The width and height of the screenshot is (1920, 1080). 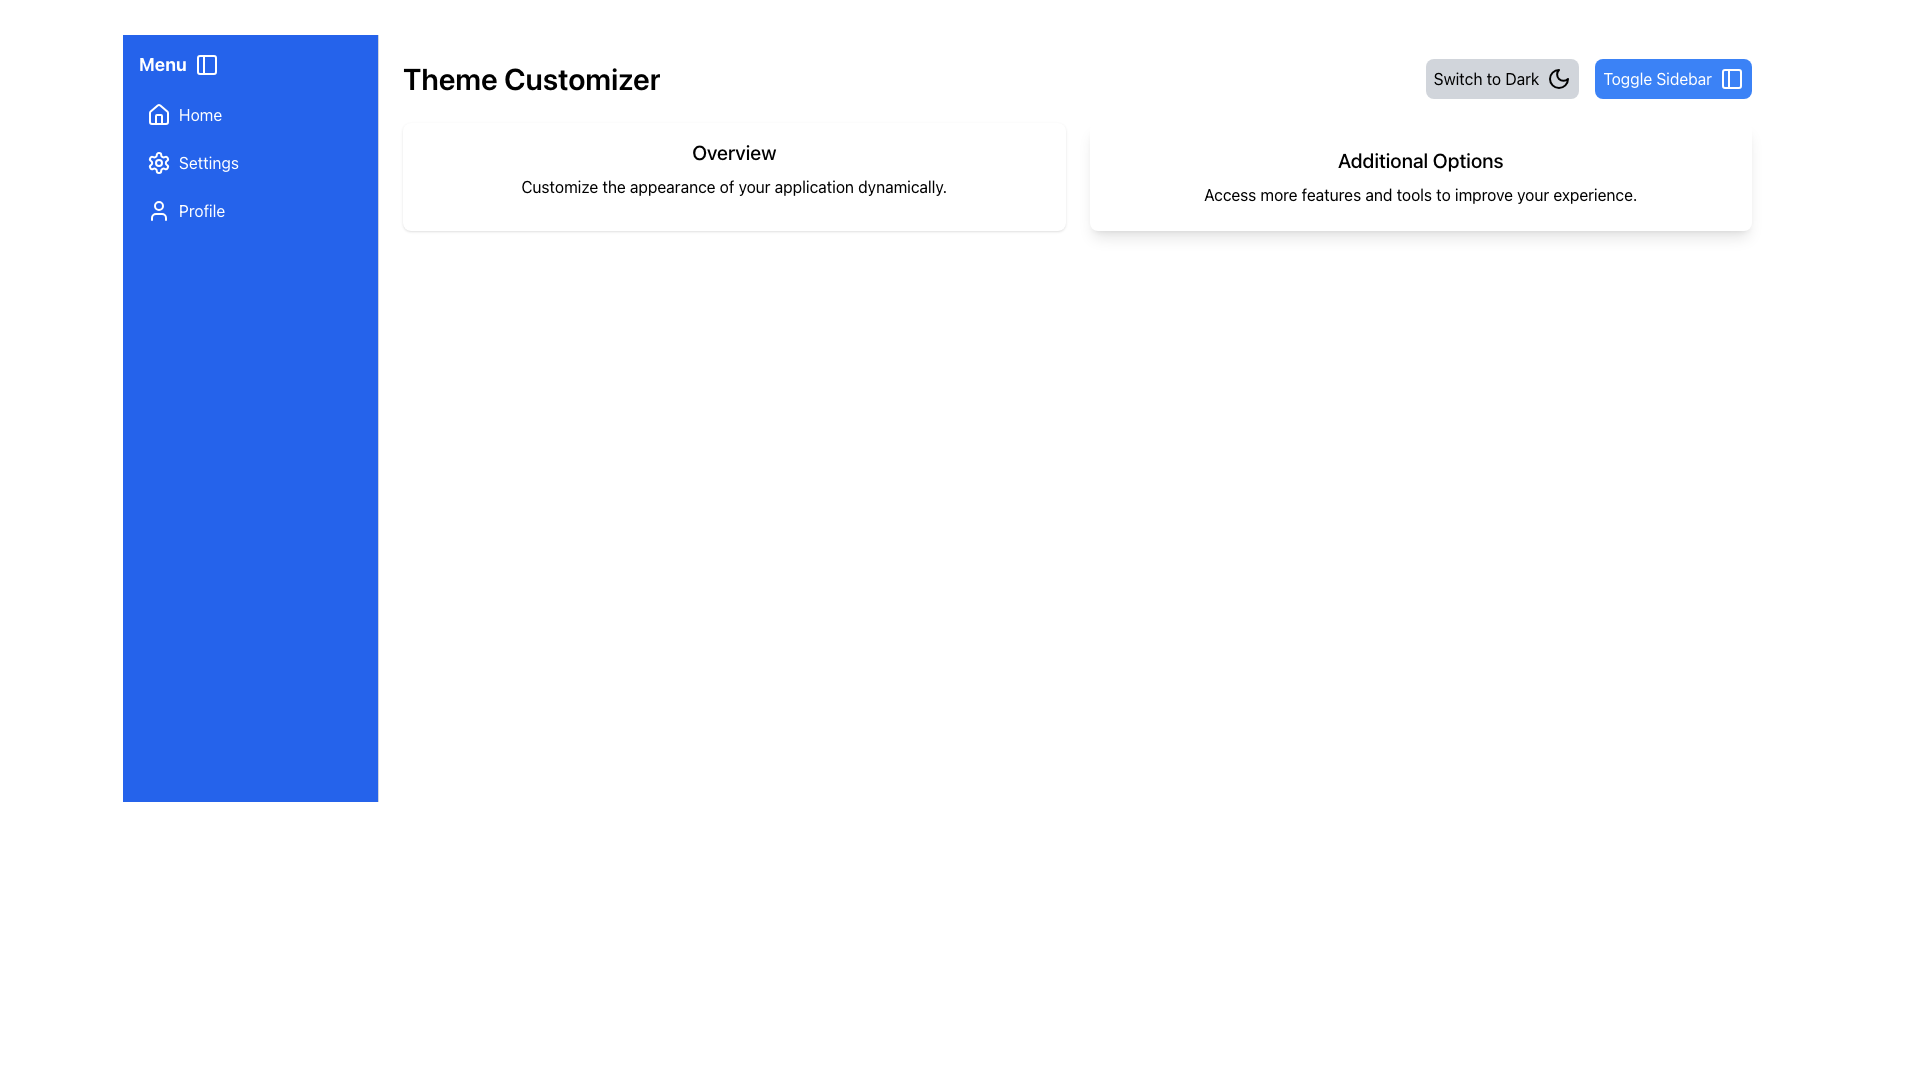 What do you see at coordinates (157, 161) in the screenshot?
I see `the gear icon in the navigation sidebar, which is associated with the 'Settings' menu item` at bounding box center [157, 161].